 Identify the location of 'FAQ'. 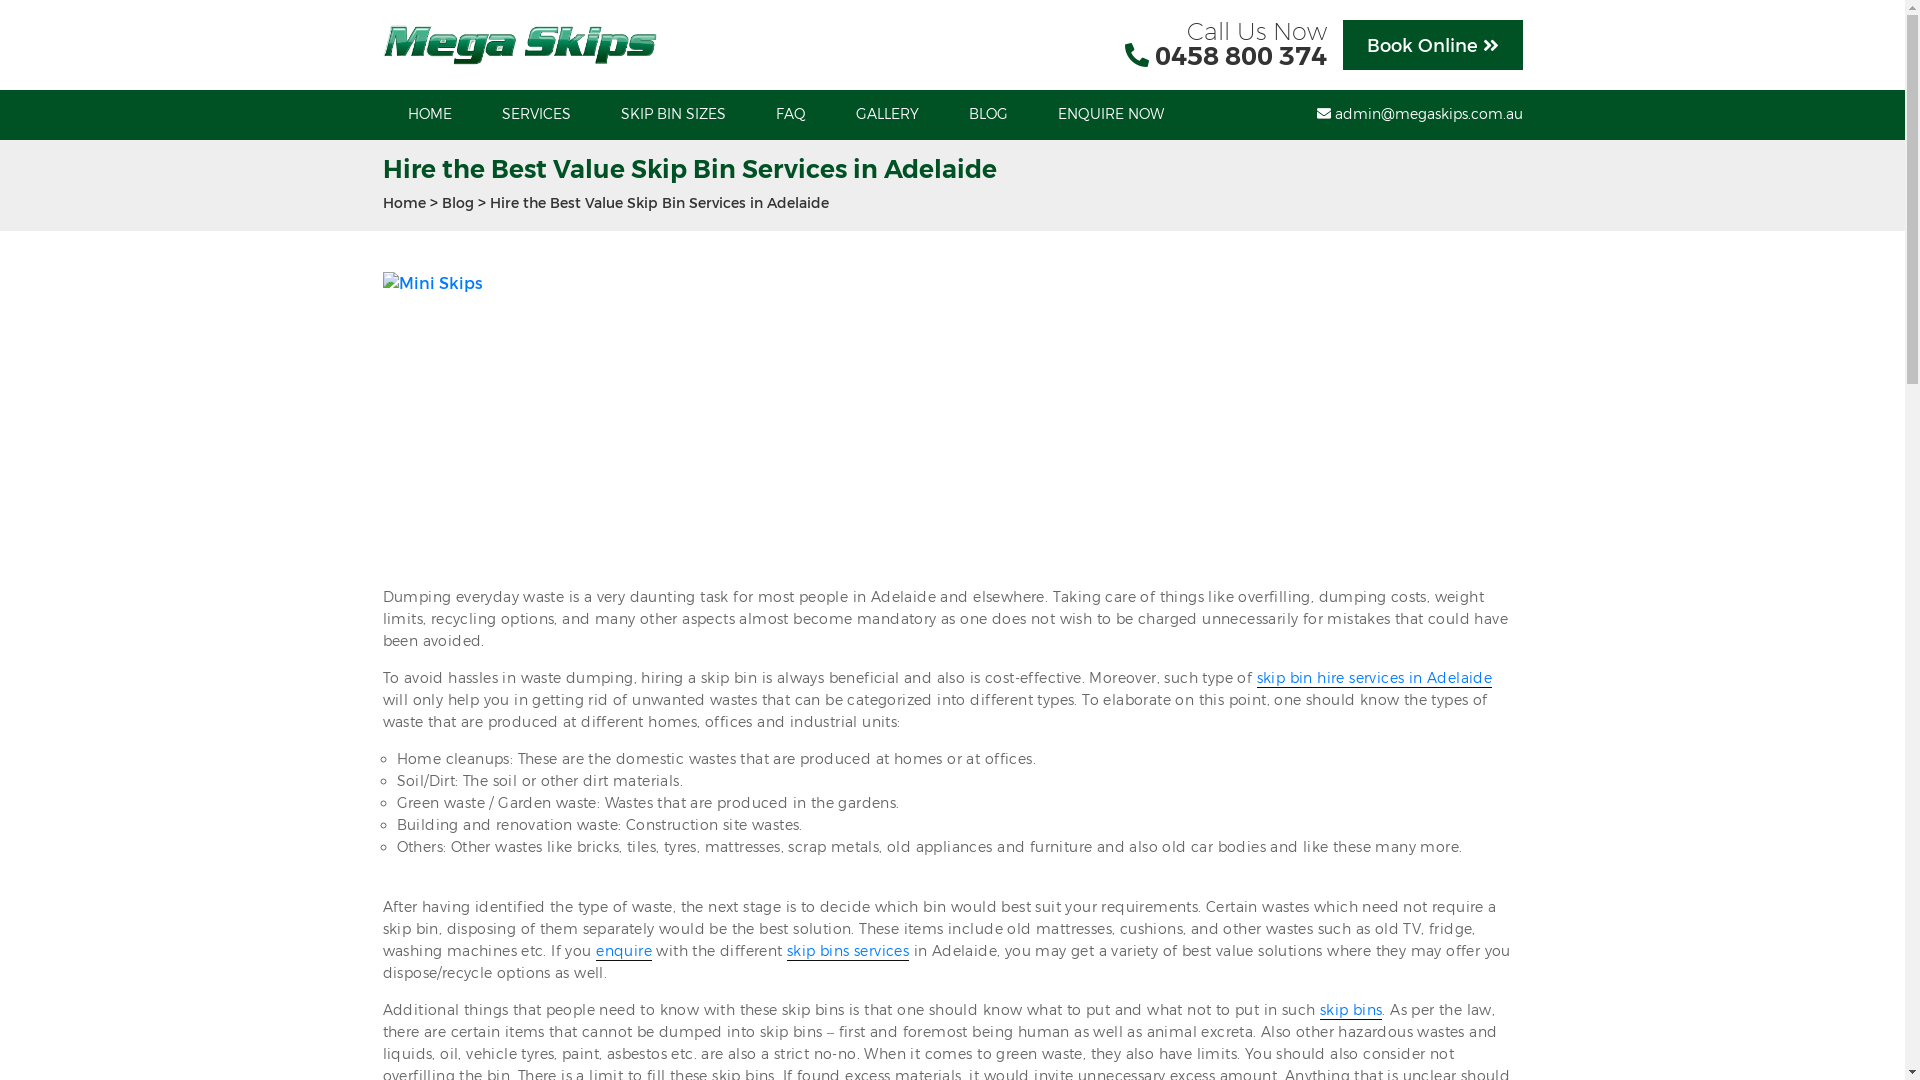
(789, 115).